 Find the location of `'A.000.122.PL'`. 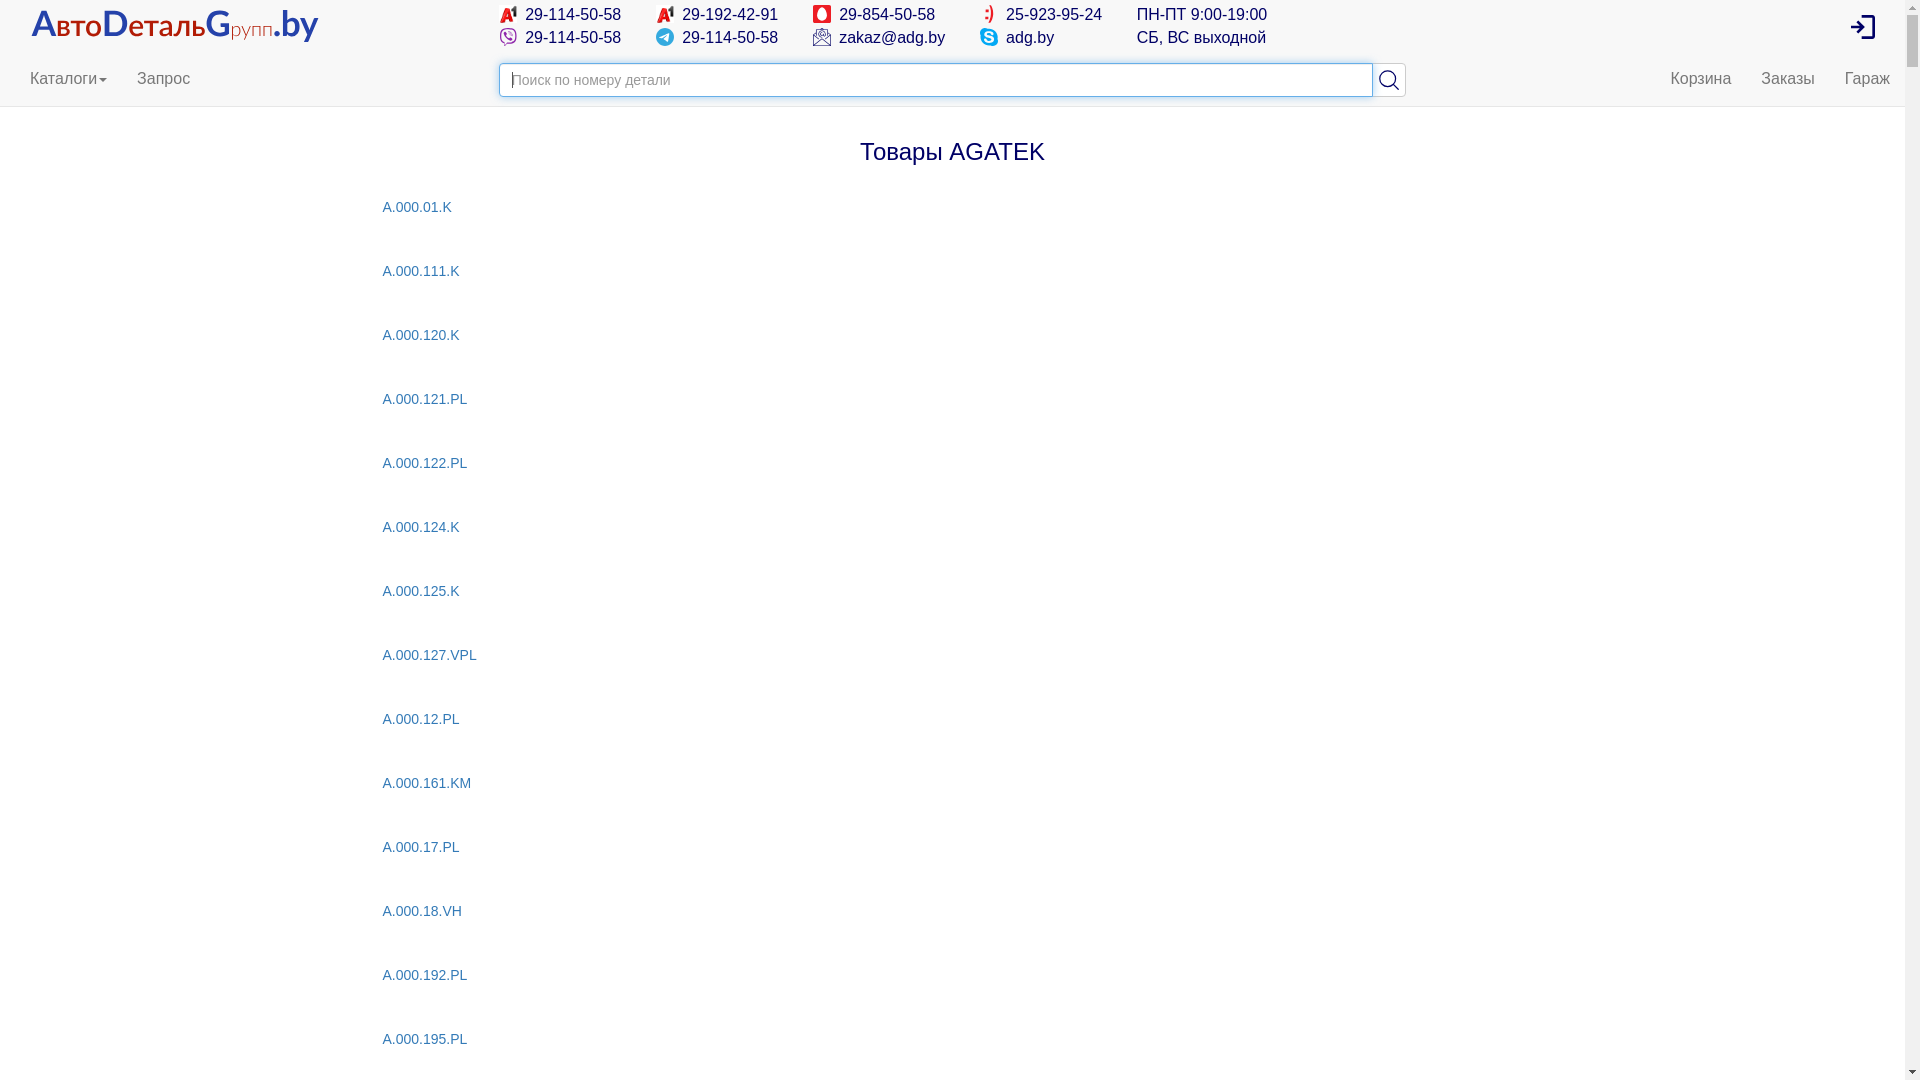

'A.000.122.PL' is located at coordinates (950, 462).